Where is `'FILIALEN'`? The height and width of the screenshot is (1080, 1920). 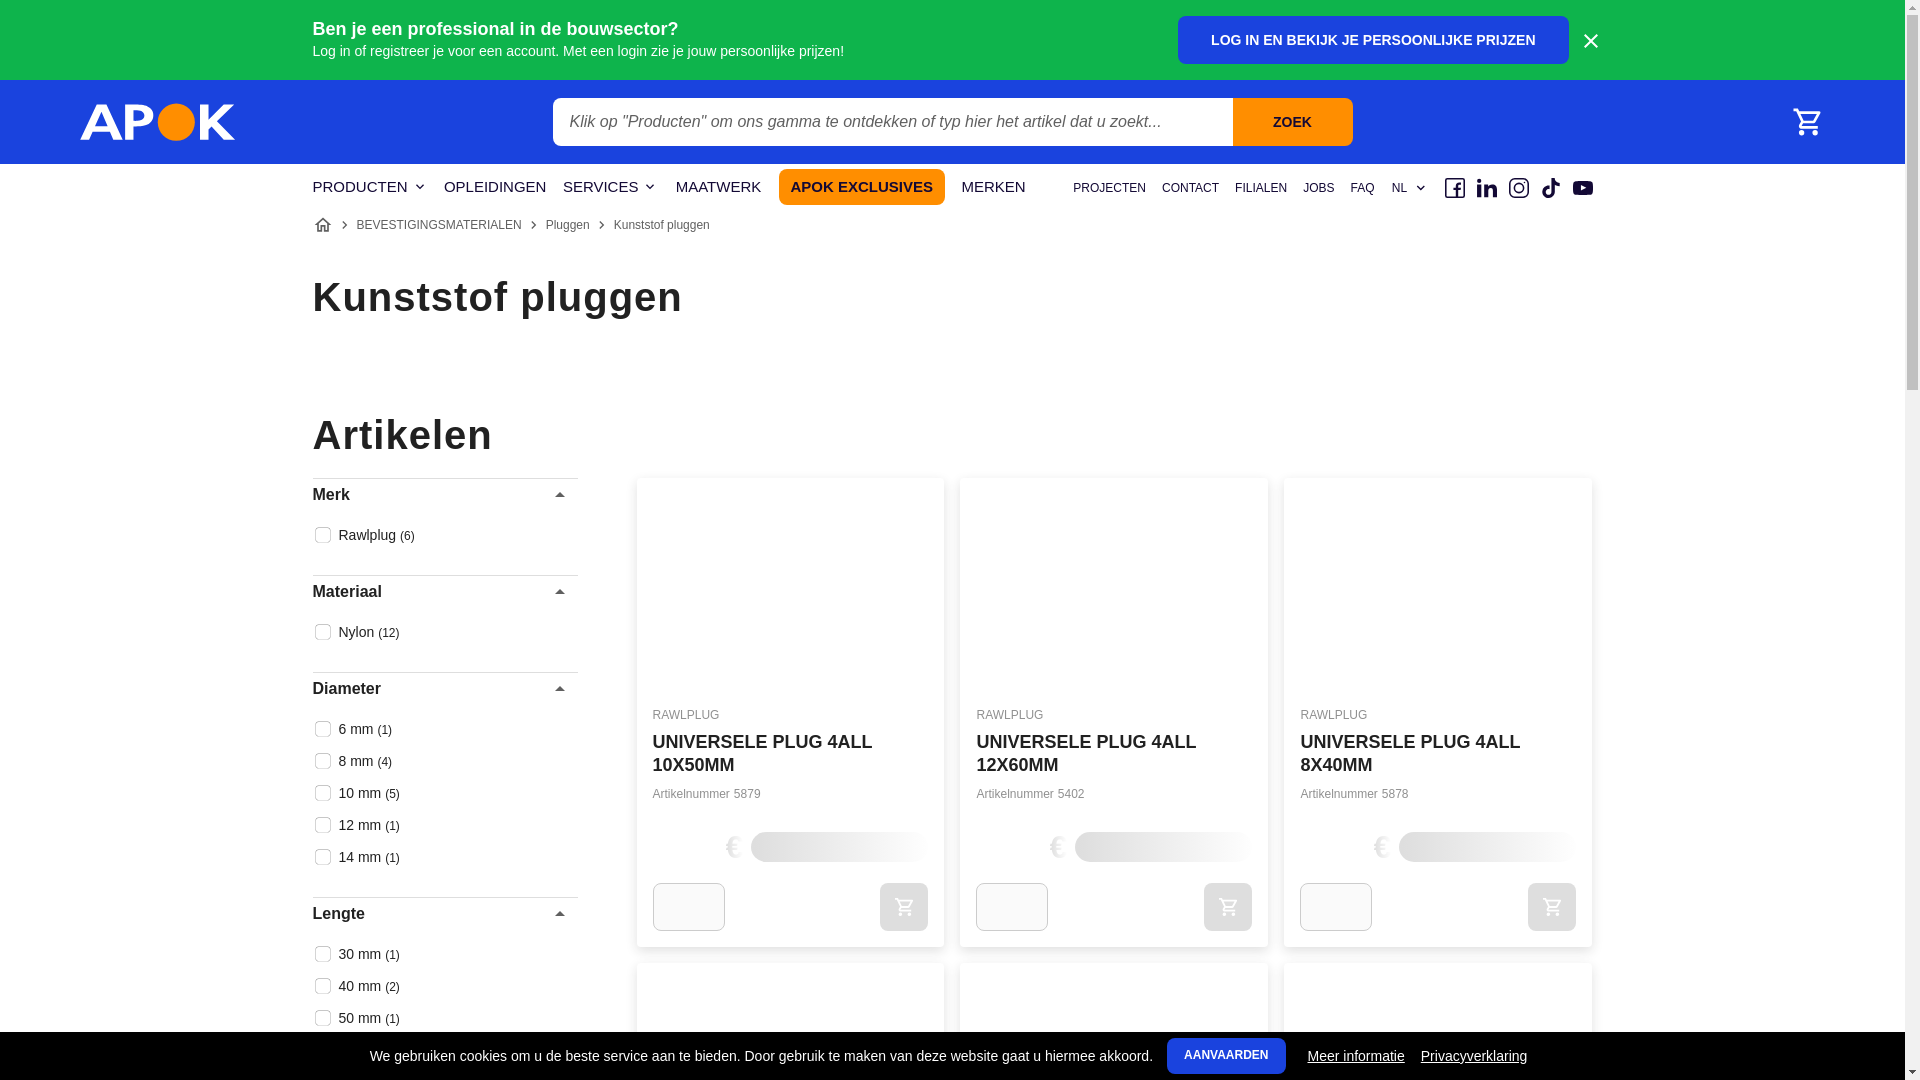
'FILIALEN' is located at coordinates (1233, 188).